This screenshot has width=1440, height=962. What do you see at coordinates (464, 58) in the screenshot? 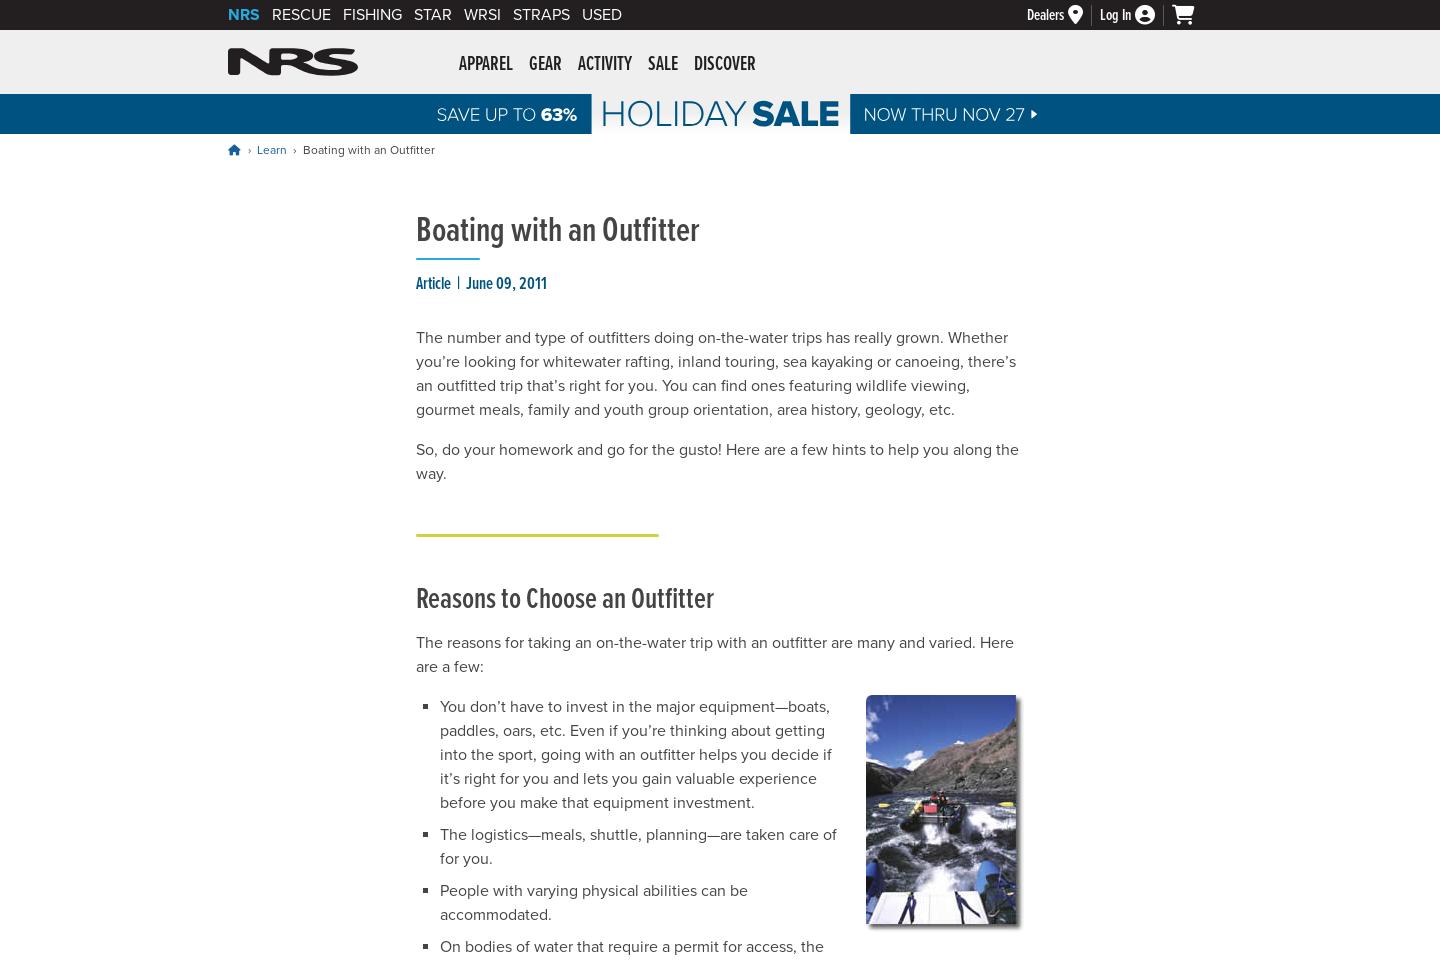
I see `'NRS: Northwest River Supplies'` at bounding box center [464, 58].